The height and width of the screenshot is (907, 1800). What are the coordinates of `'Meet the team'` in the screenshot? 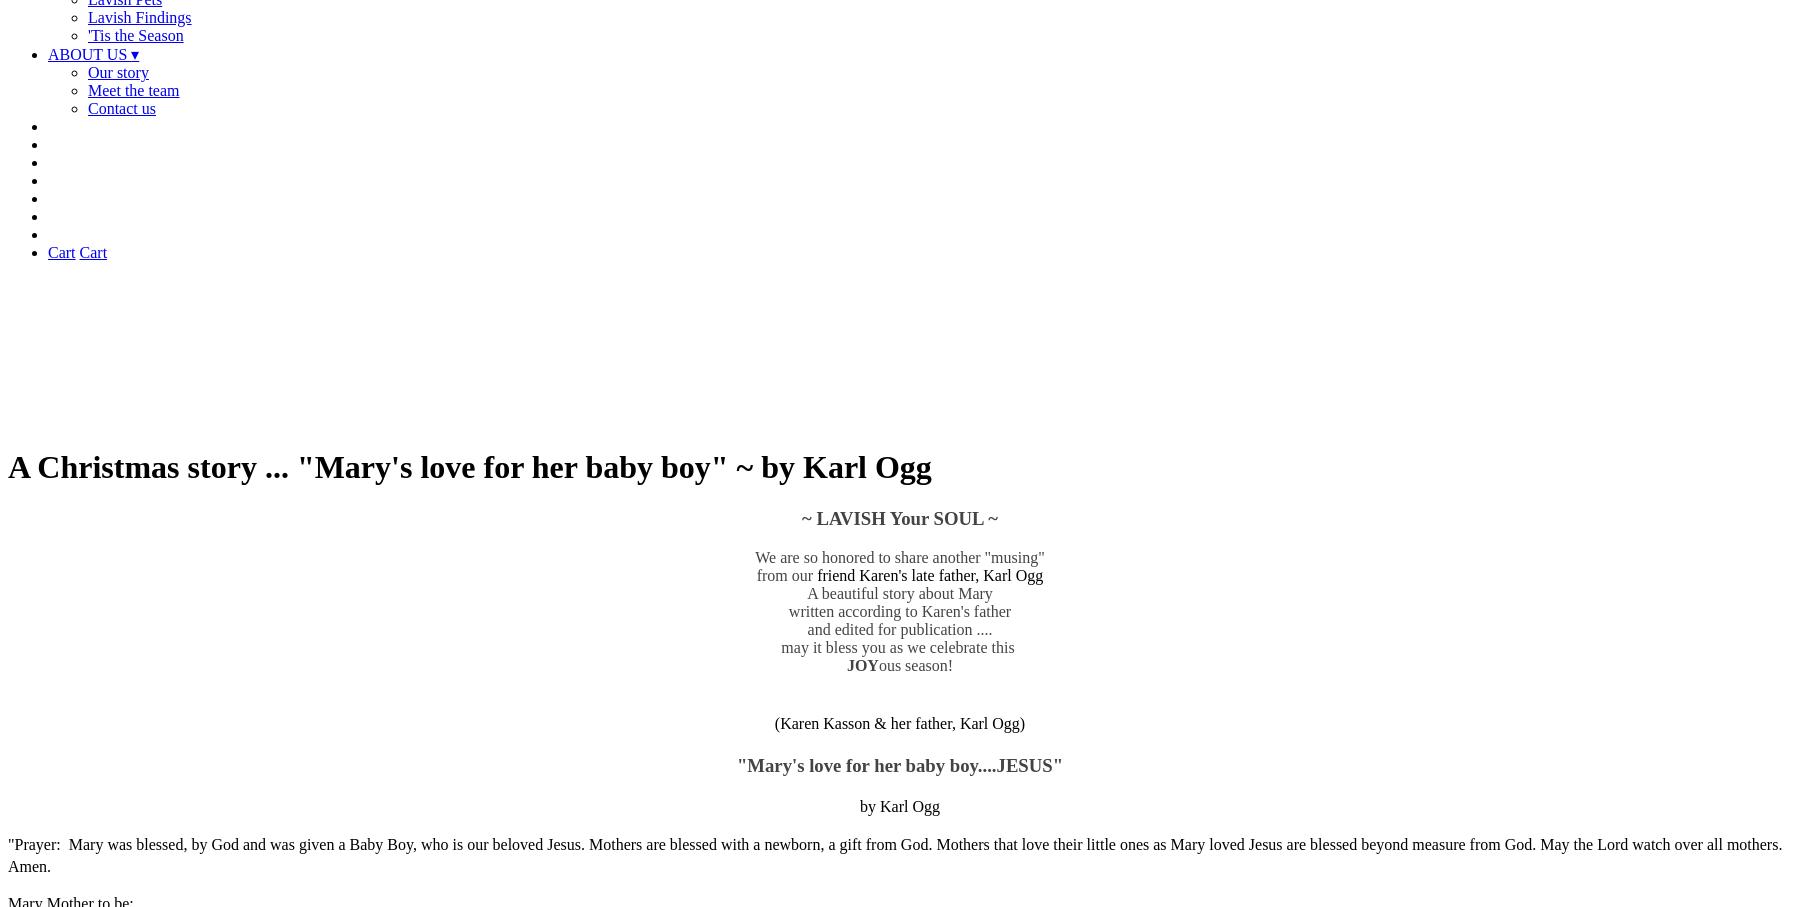 It's located at (133, 89).